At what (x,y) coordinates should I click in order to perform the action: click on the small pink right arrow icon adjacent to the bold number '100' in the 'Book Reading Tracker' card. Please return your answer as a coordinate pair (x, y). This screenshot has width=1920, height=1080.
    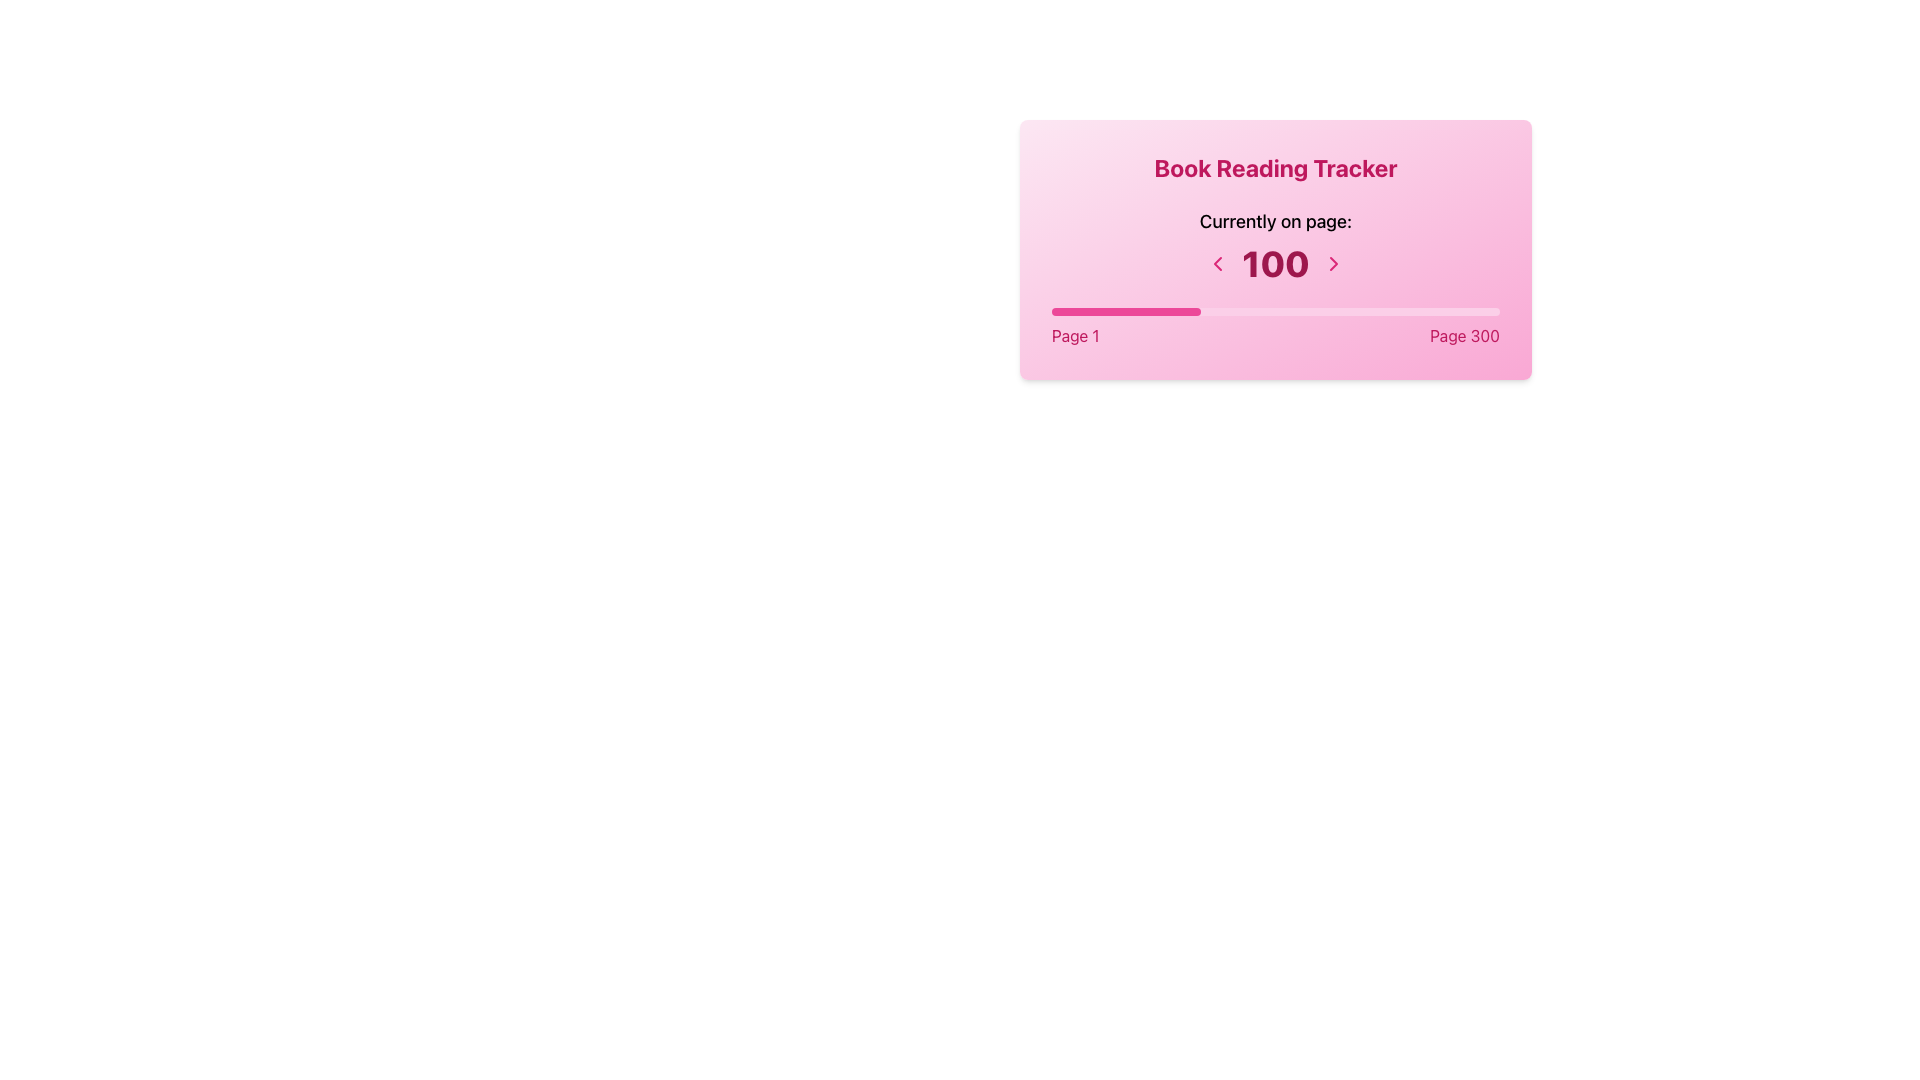
    Looking at the image, I should click on (1333, 262).